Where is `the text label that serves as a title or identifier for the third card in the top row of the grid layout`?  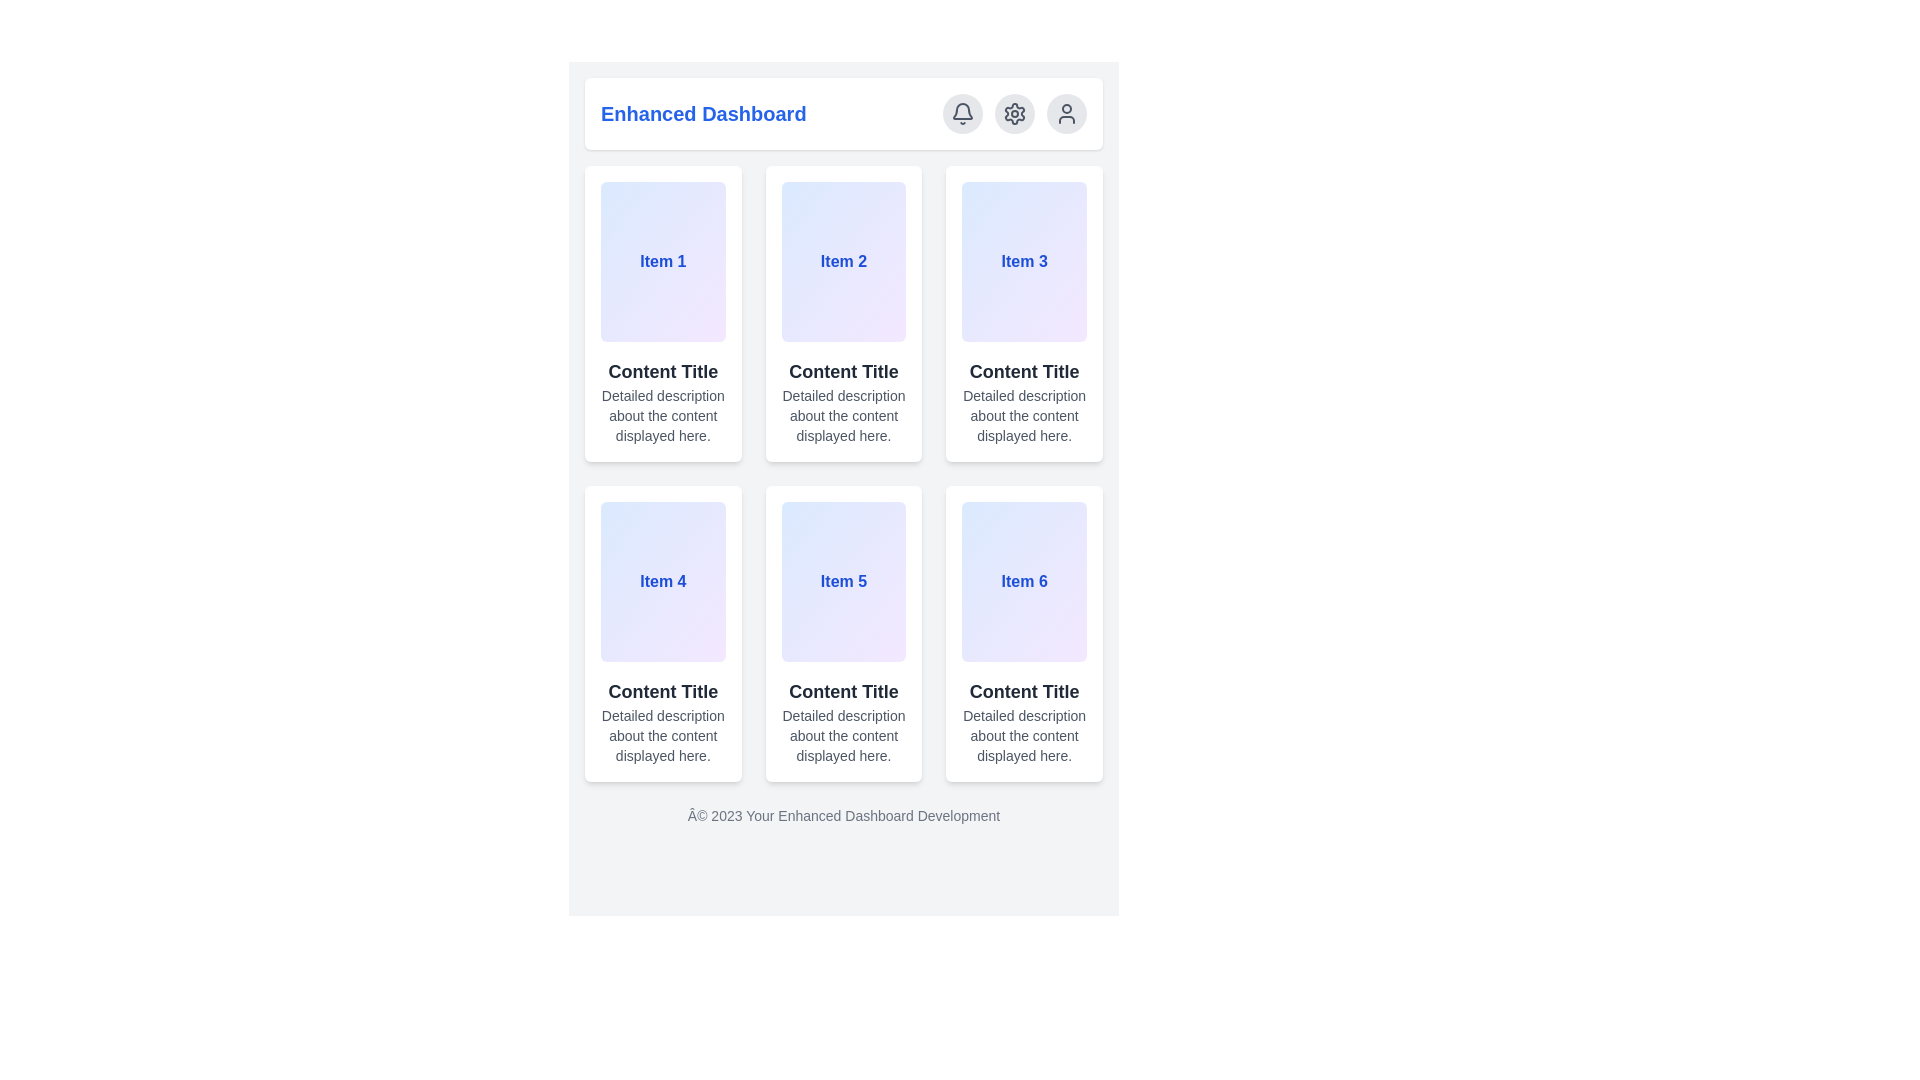
the text label that serves as a title or identifier for the third card in the top row of the grid layout is located at coordinates (1024, 261).